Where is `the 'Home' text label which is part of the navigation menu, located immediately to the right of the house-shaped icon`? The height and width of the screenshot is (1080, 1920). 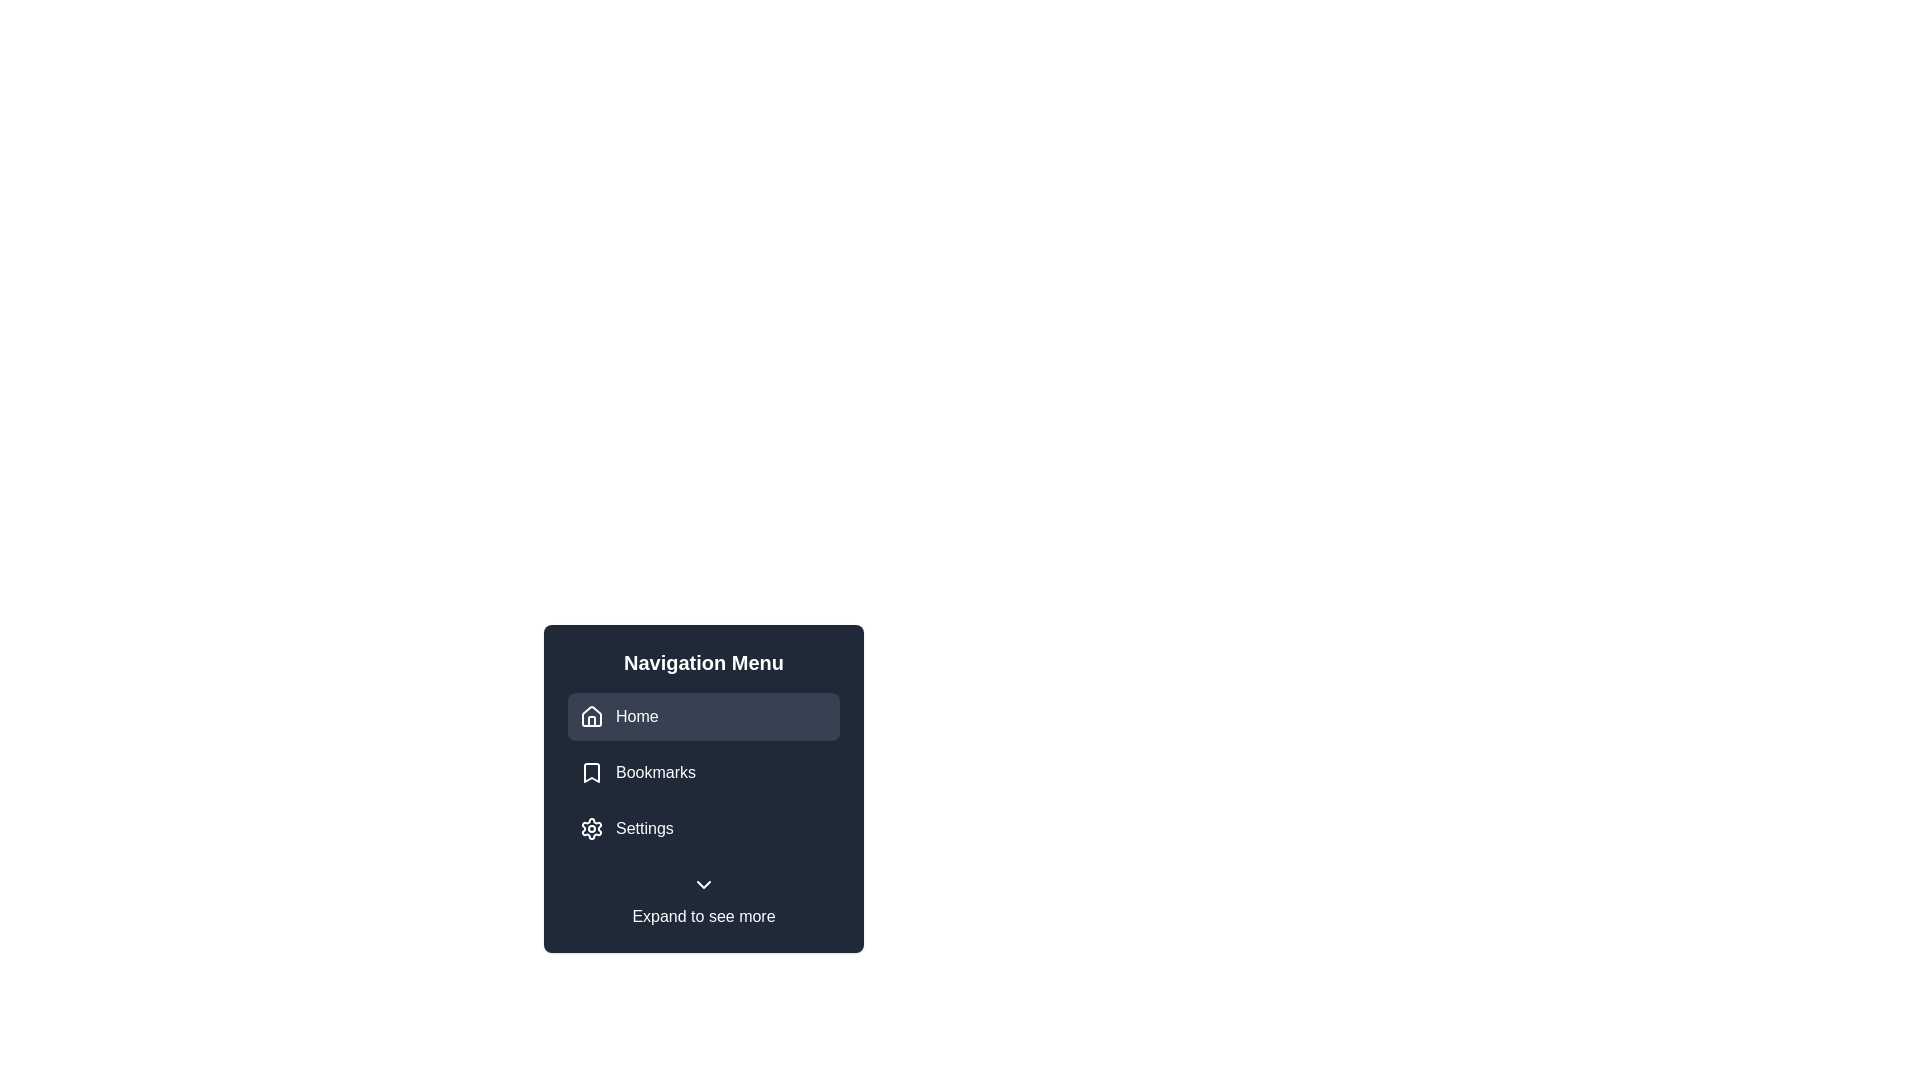
the 'Home' text label which is part of the navigation menu, located immediately to the right of the house-shaped icon is located at coordinates (636, 716).